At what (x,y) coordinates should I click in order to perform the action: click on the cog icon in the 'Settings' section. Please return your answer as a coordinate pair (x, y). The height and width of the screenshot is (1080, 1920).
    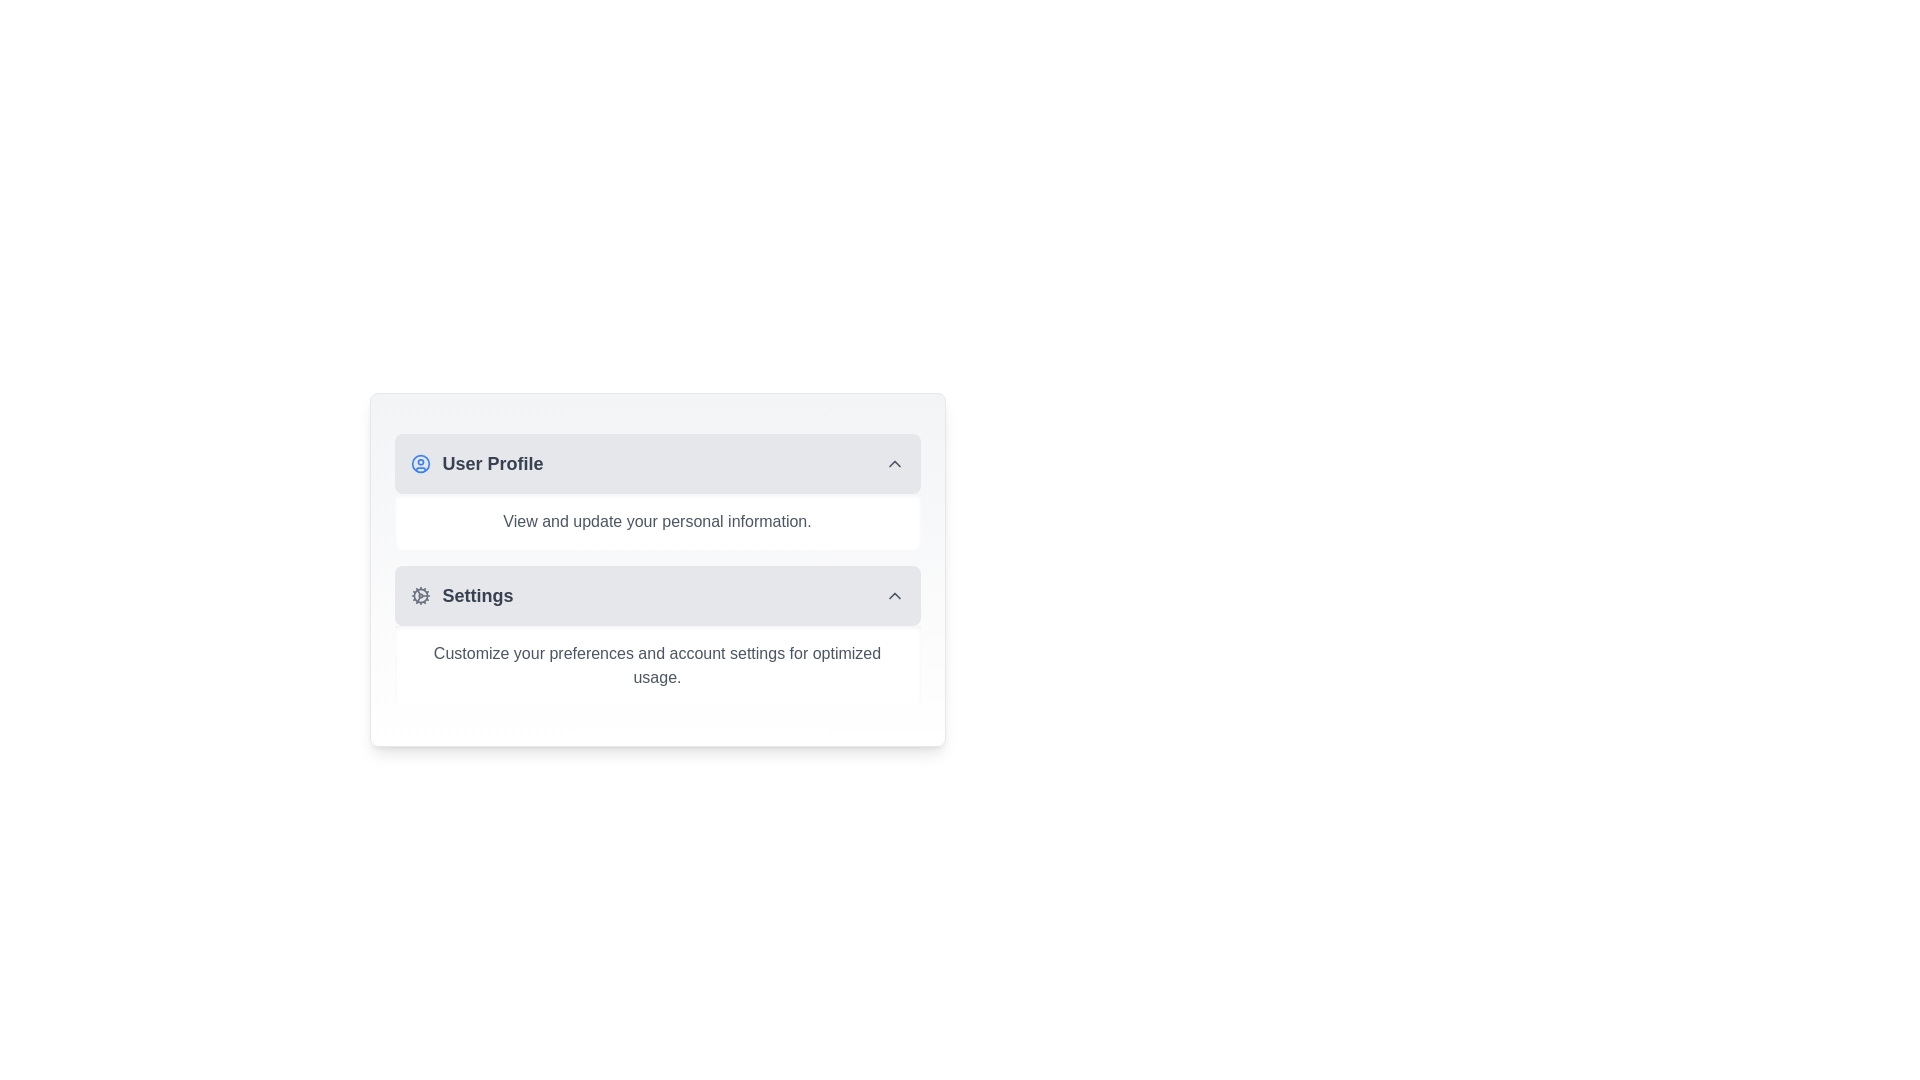
    Looking at the image, I should click on (419, 595).